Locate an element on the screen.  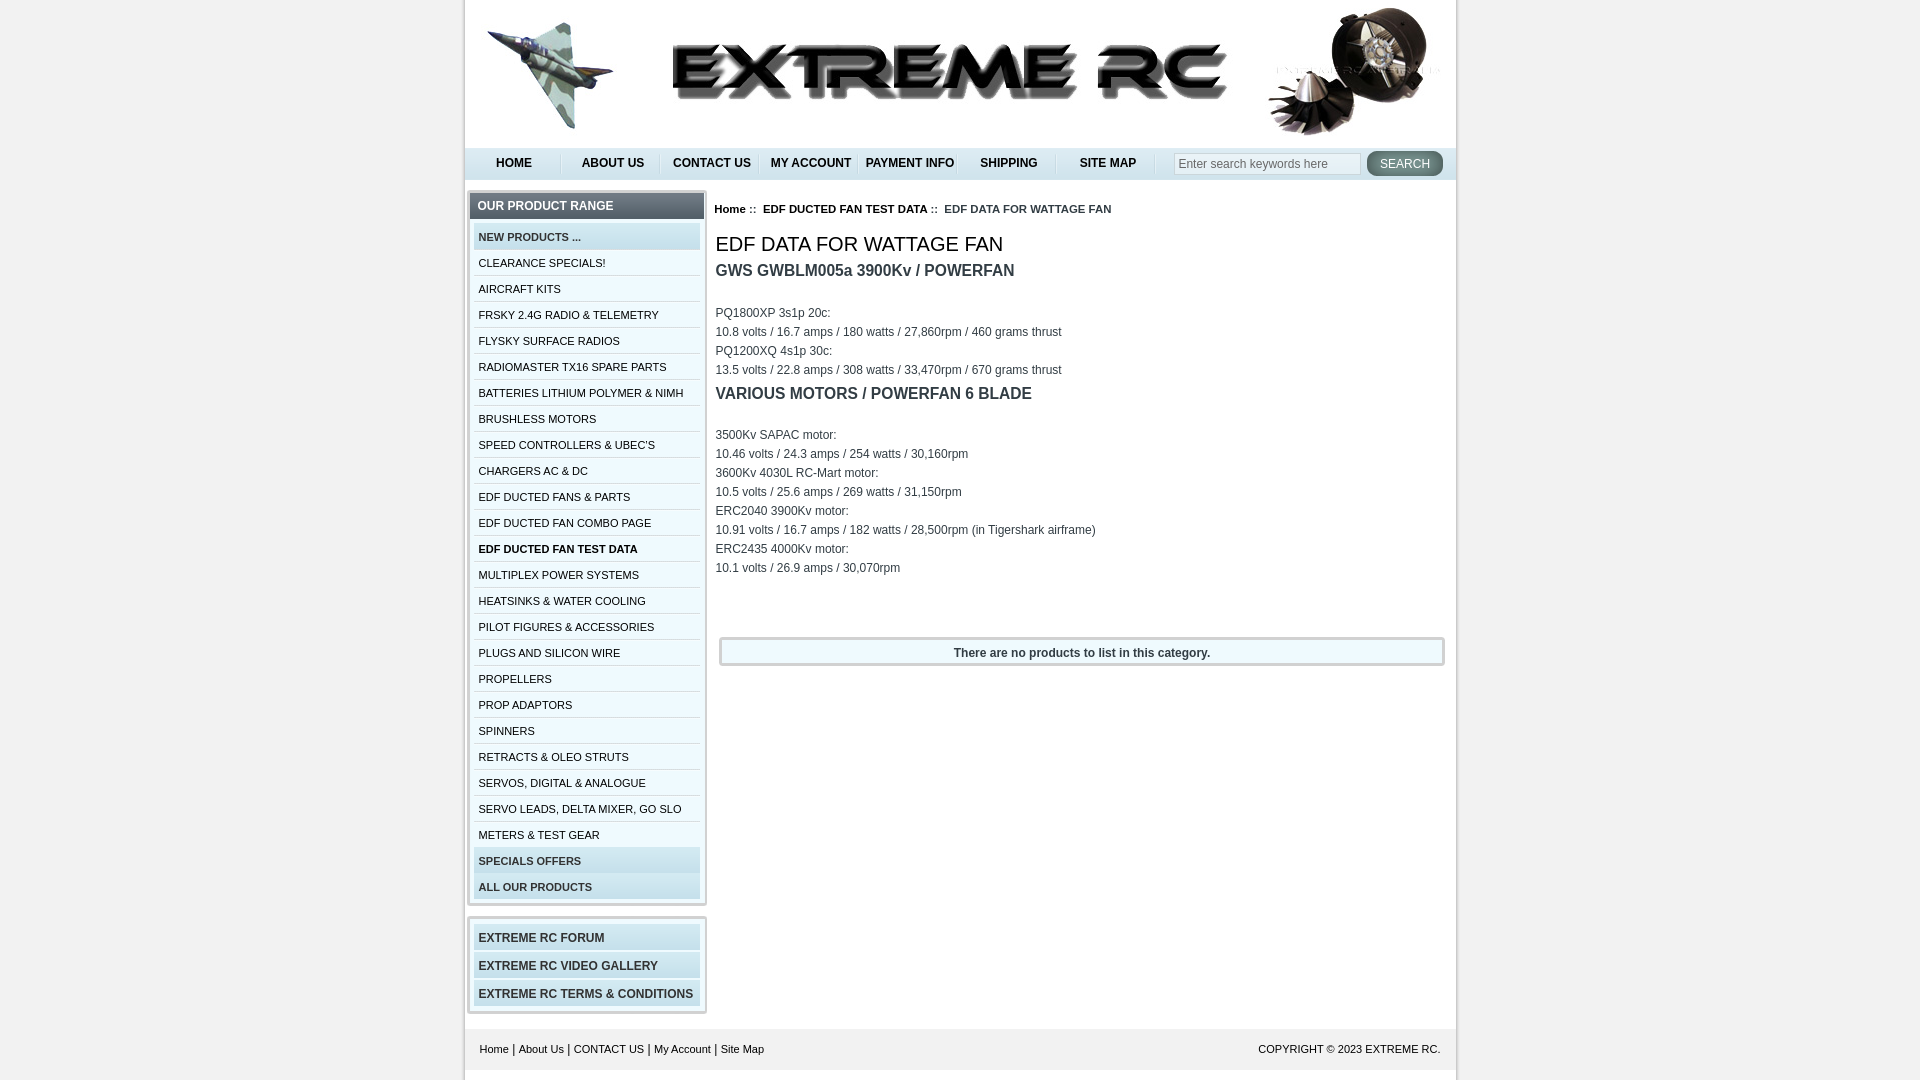
'CLEARANCE SPECIALS!' is located at coordinates (473, 261).